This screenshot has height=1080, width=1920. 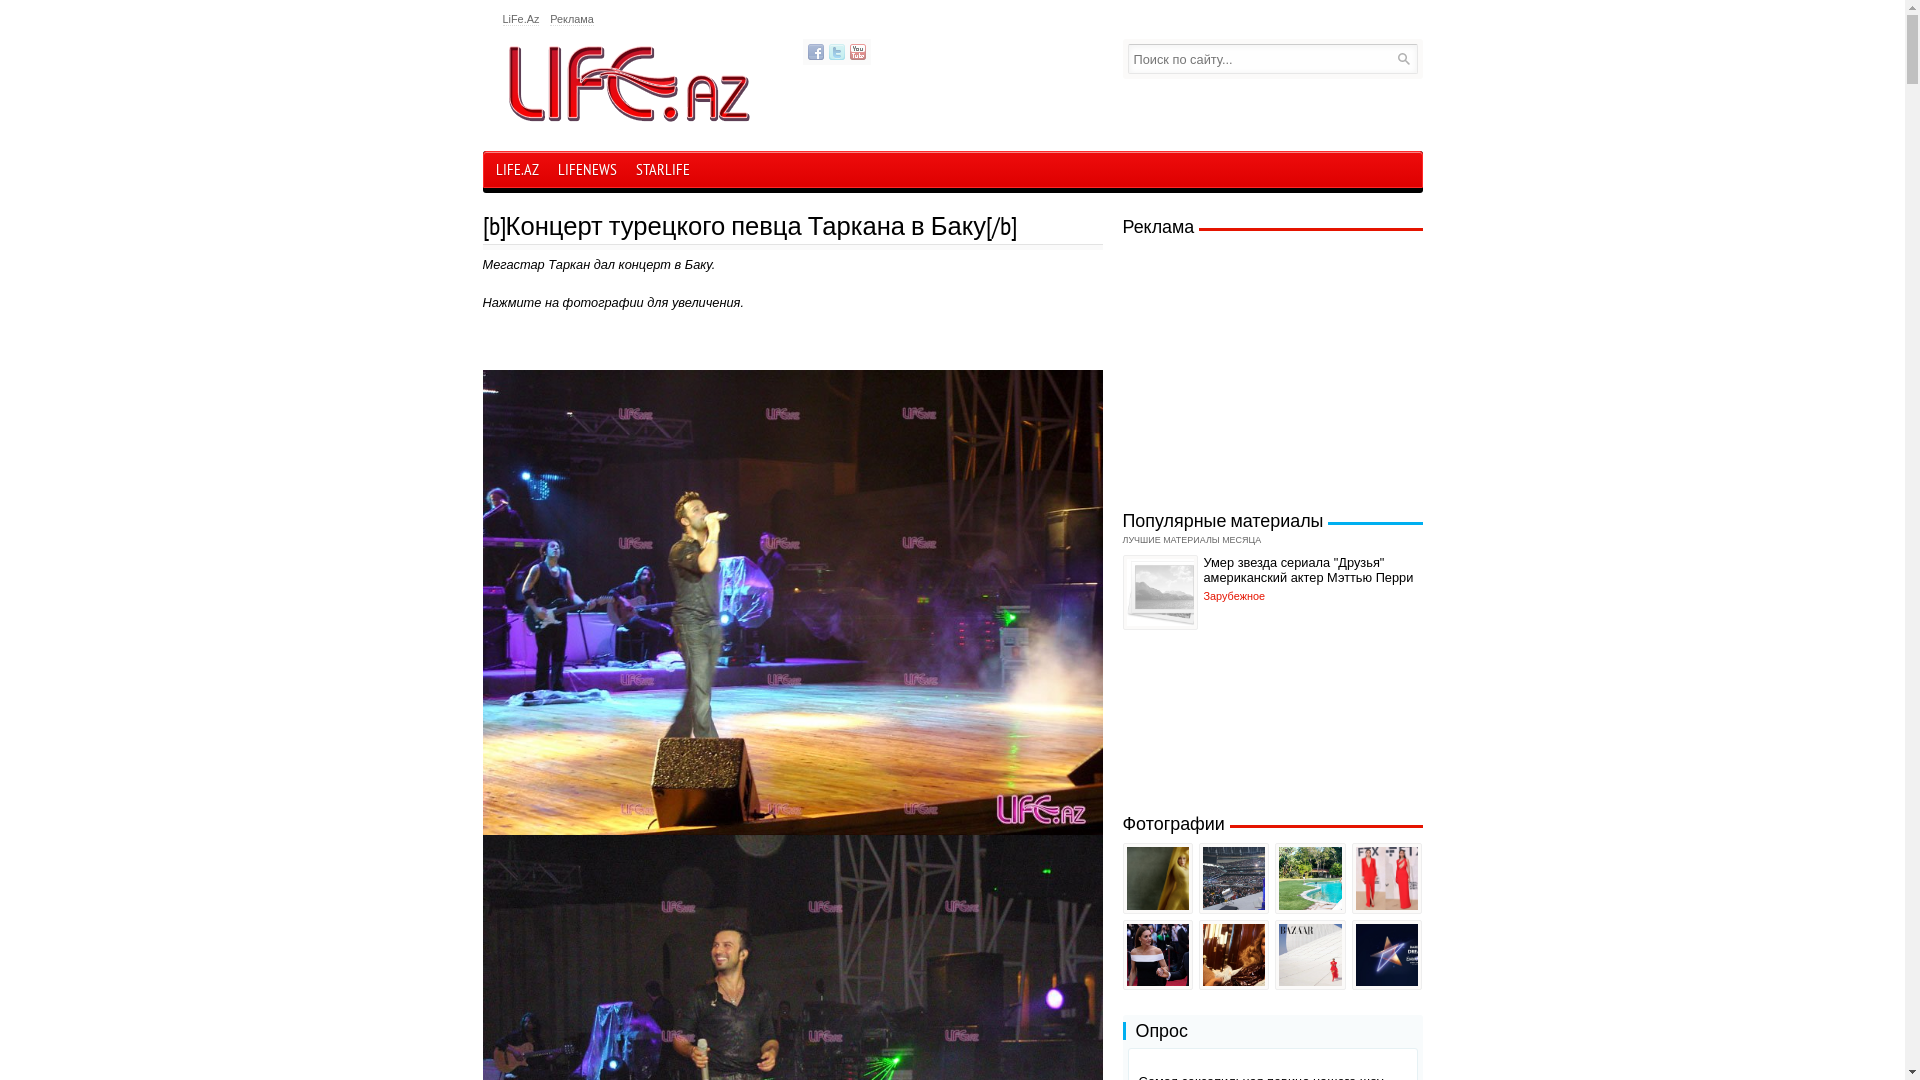 I want to click on 'YouTube', so click(x=858, y=50).